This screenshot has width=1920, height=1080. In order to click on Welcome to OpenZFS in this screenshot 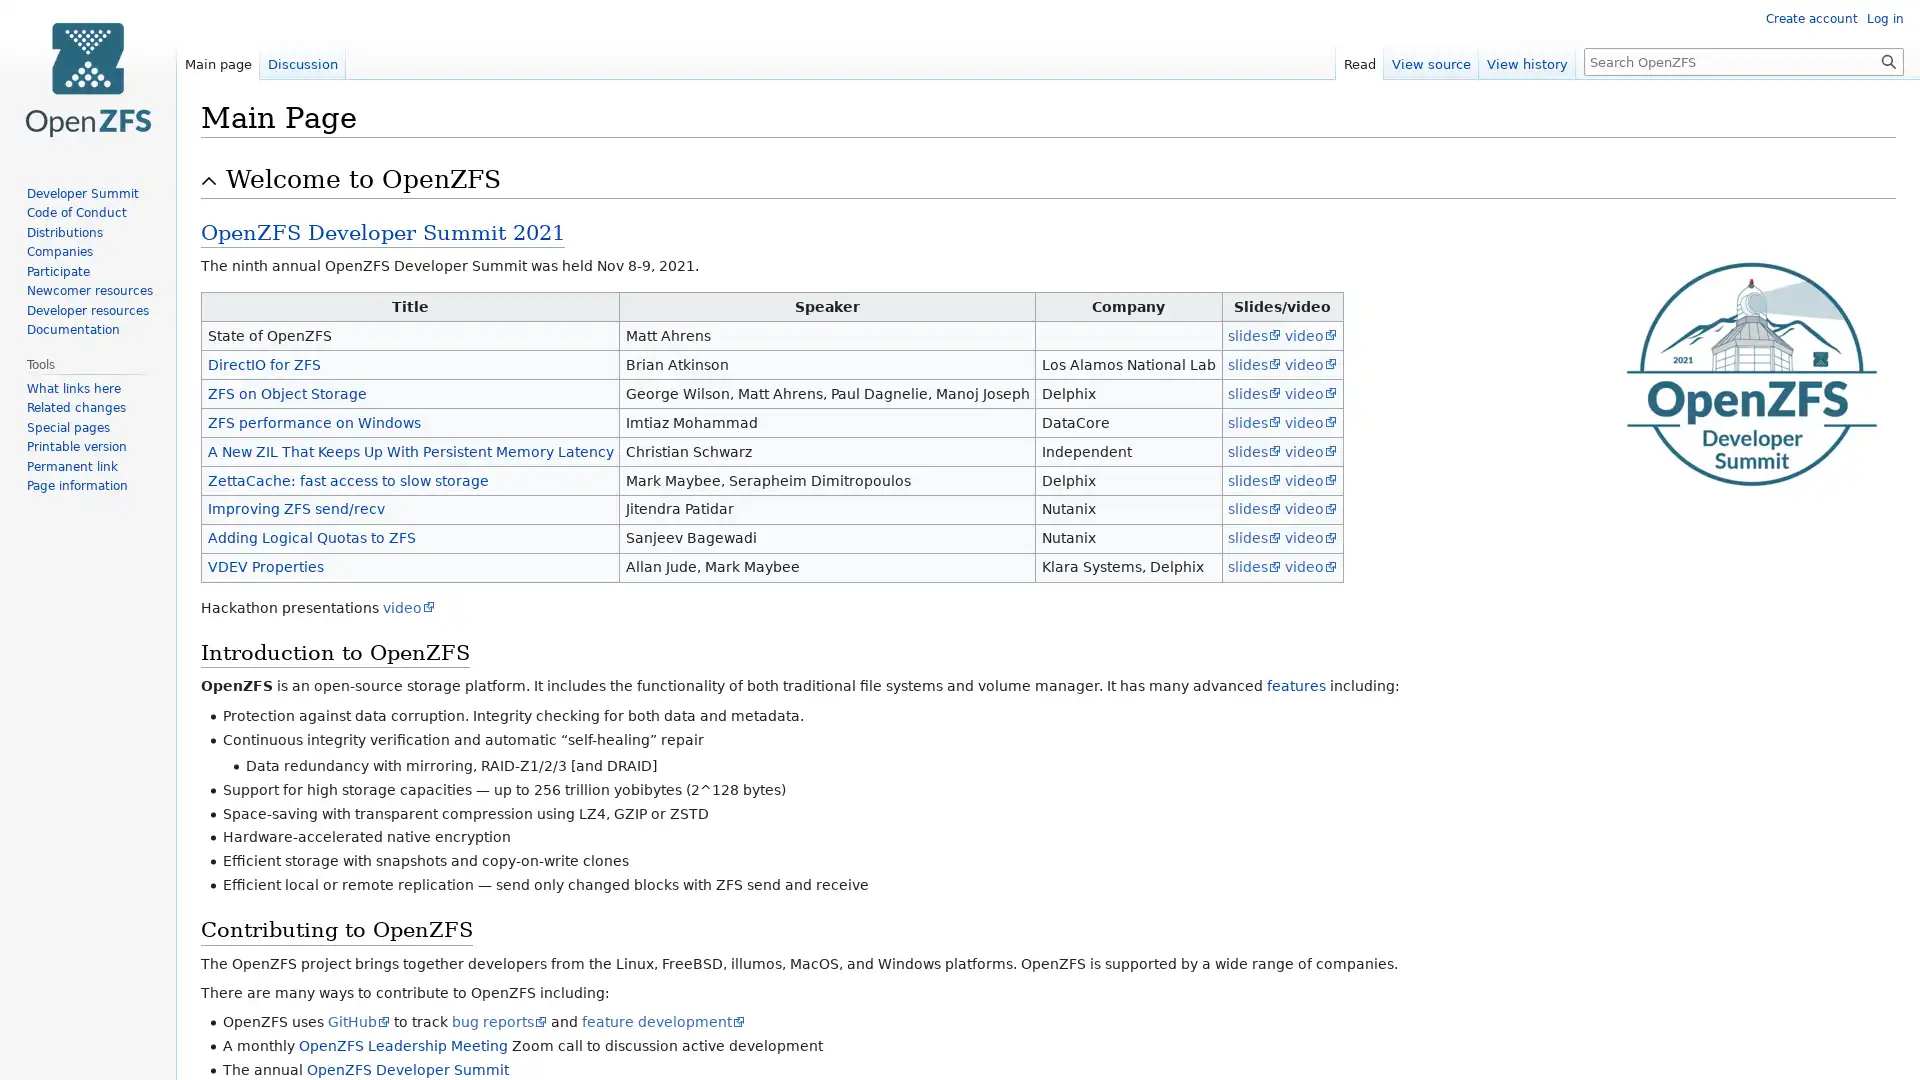, I will do `click(1059, 180)`.